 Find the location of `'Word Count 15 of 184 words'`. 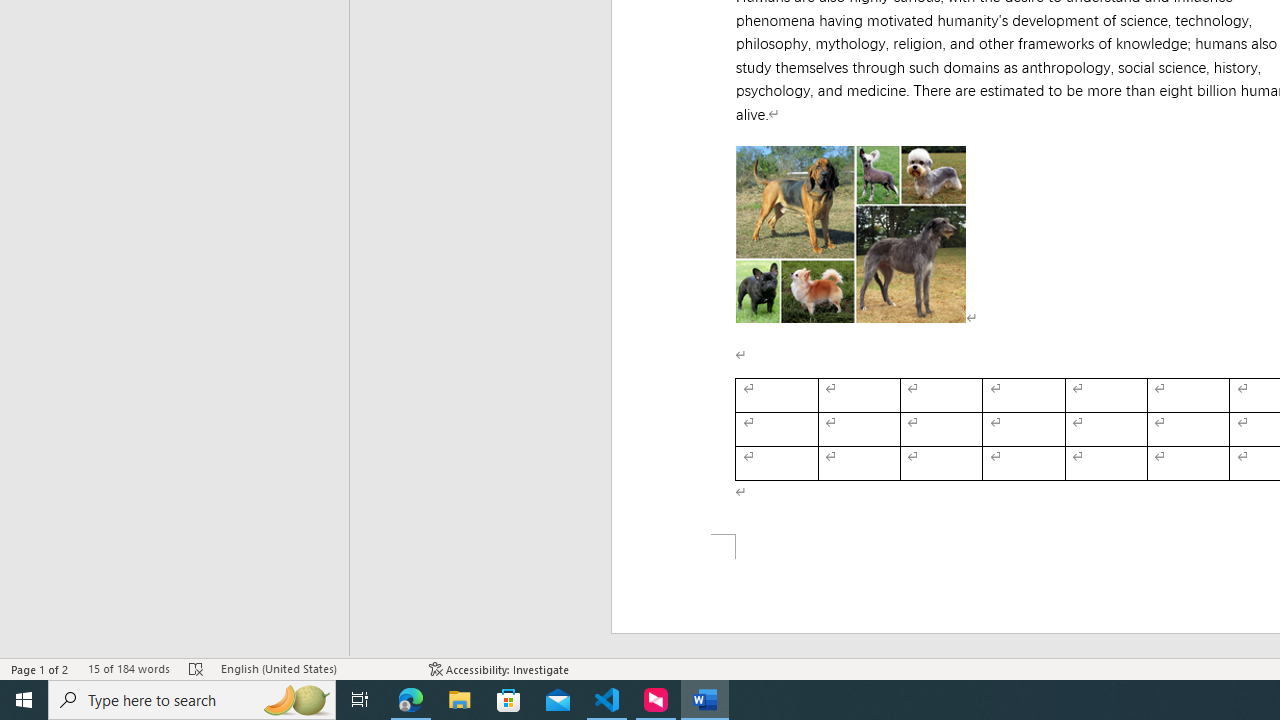

'Word Count 15 of 184 words' is located at coordinates (127, 669).